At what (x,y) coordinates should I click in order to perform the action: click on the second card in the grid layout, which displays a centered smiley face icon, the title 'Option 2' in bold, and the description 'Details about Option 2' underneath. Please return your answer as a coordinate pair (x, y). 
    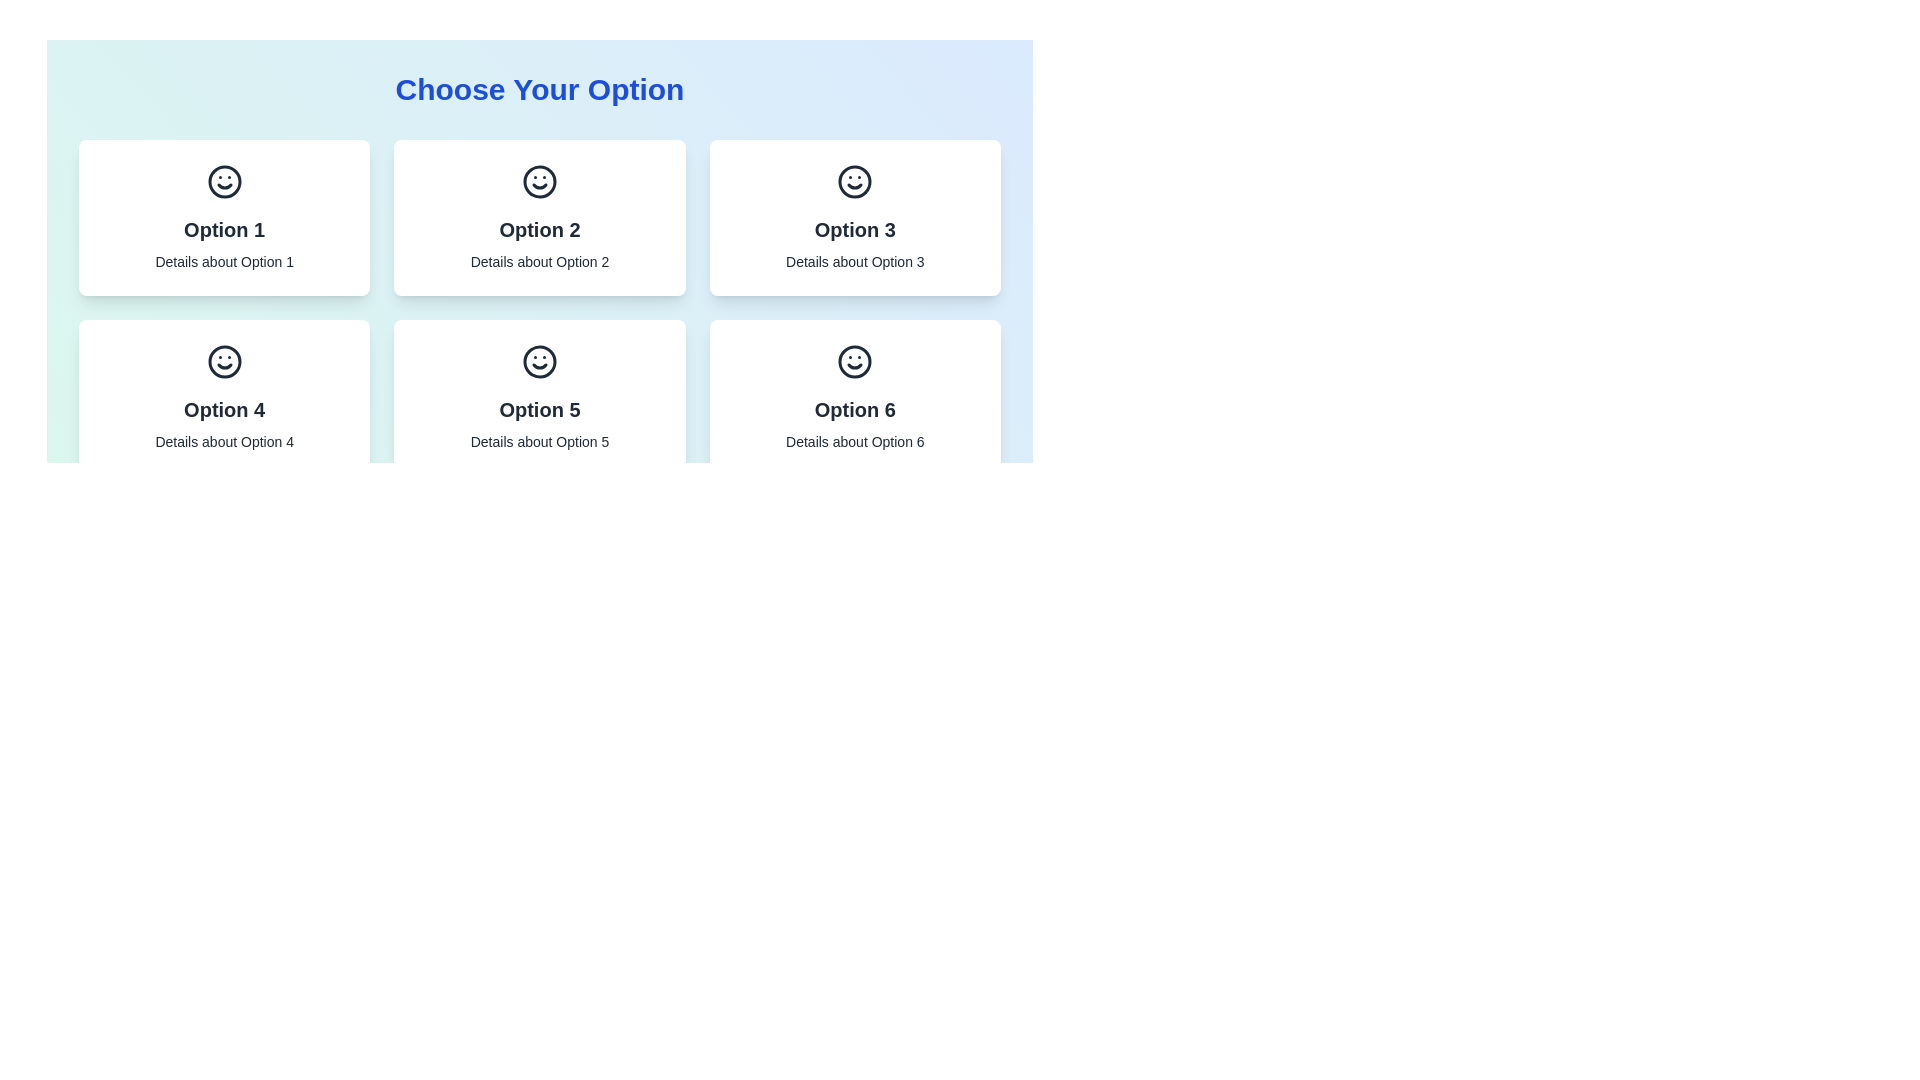
    Looking at the image, I should click on (539, 218).